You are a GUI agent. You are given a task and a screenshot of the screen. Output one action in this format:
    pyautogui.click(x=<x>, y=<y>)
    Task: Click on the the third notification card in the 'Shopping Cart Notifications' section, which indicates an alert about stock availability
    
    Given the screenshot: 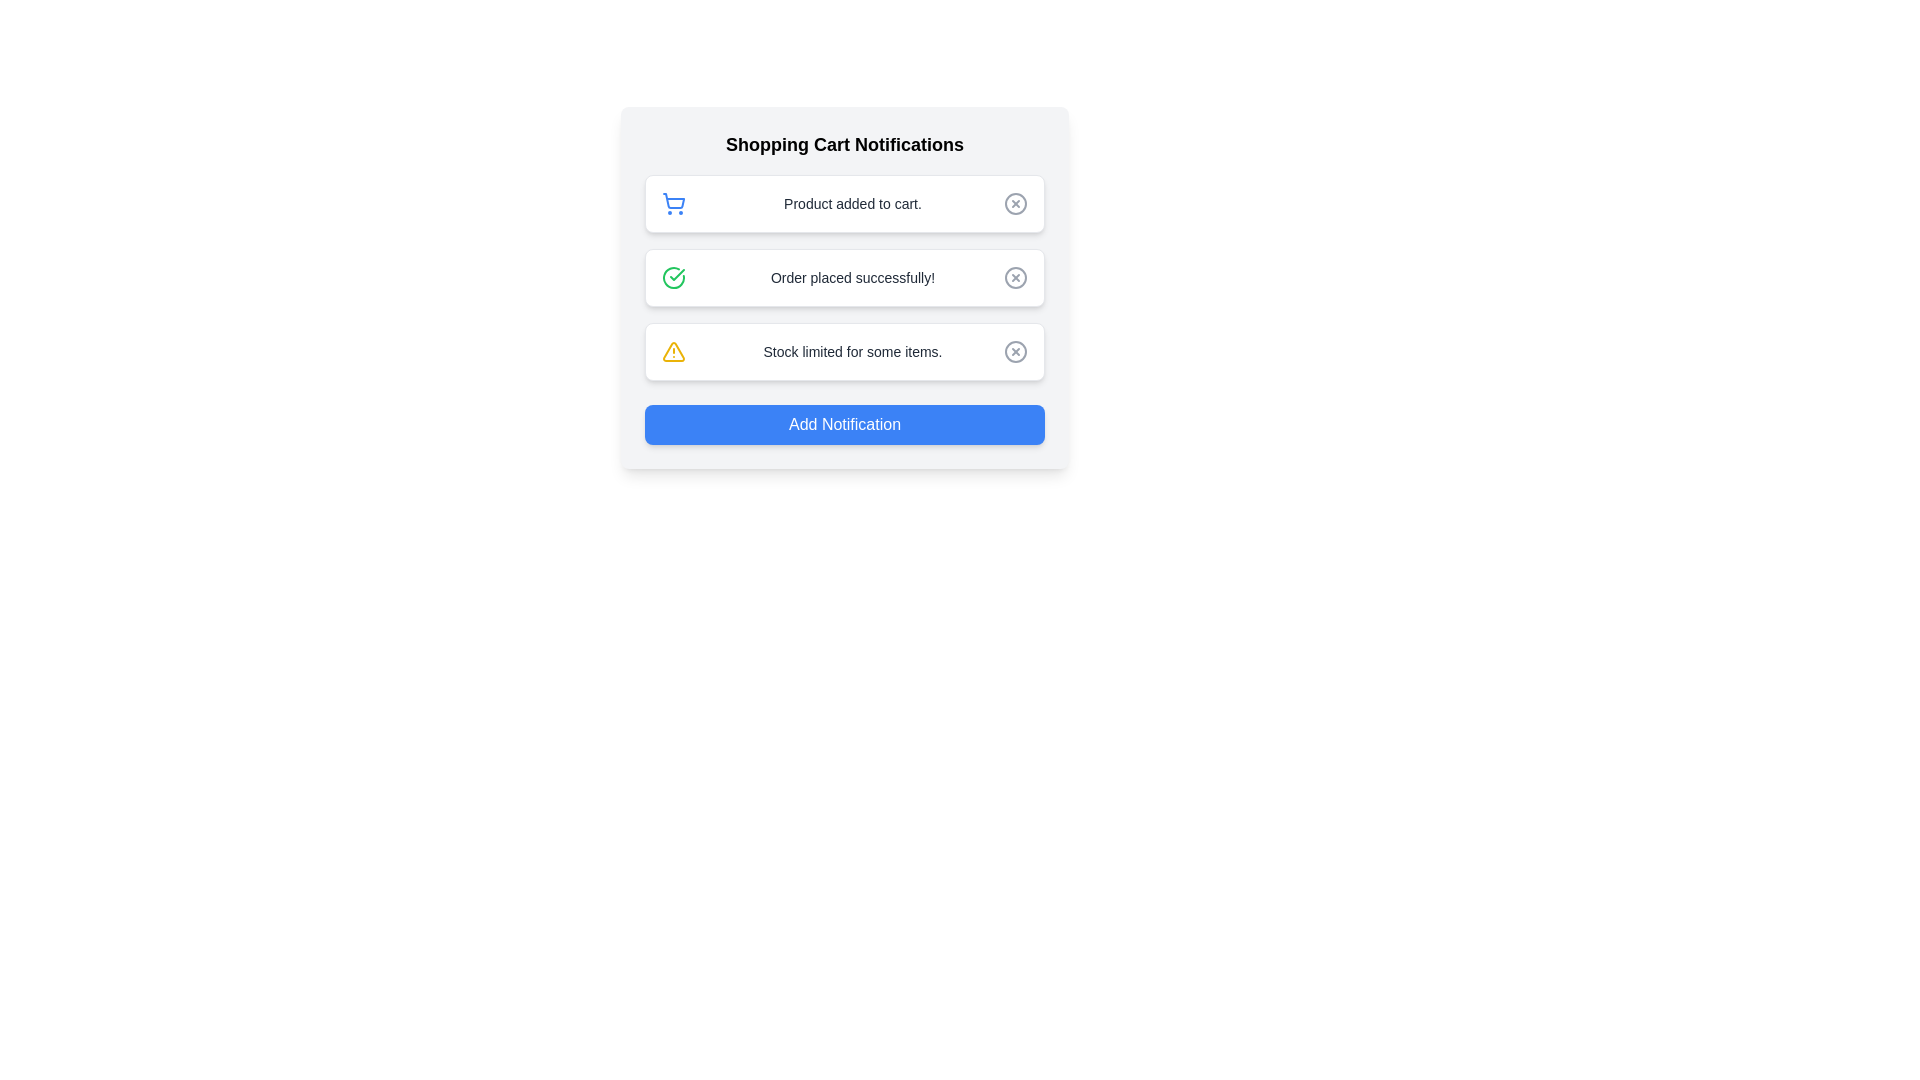 What is the action you would take?
    pyautogui.click(x=844, y=350)
    